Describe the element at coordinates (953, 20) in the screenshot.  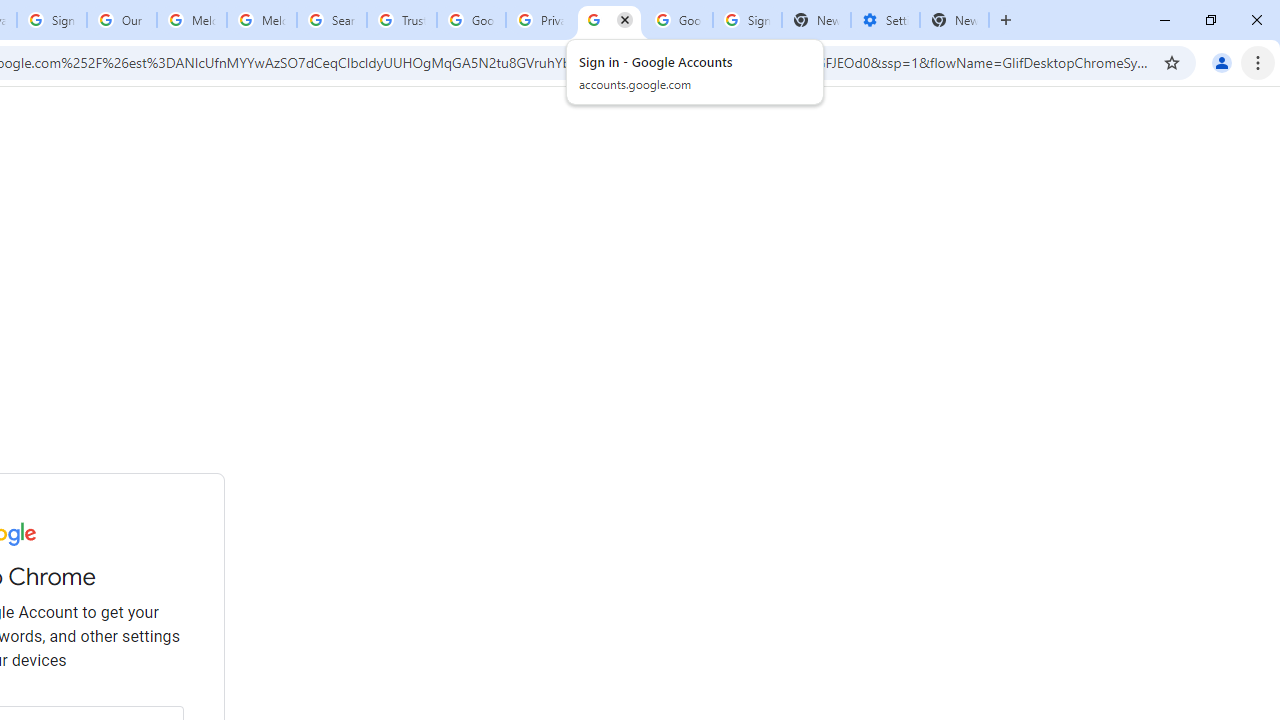
I see `'New Tab'` at that location.